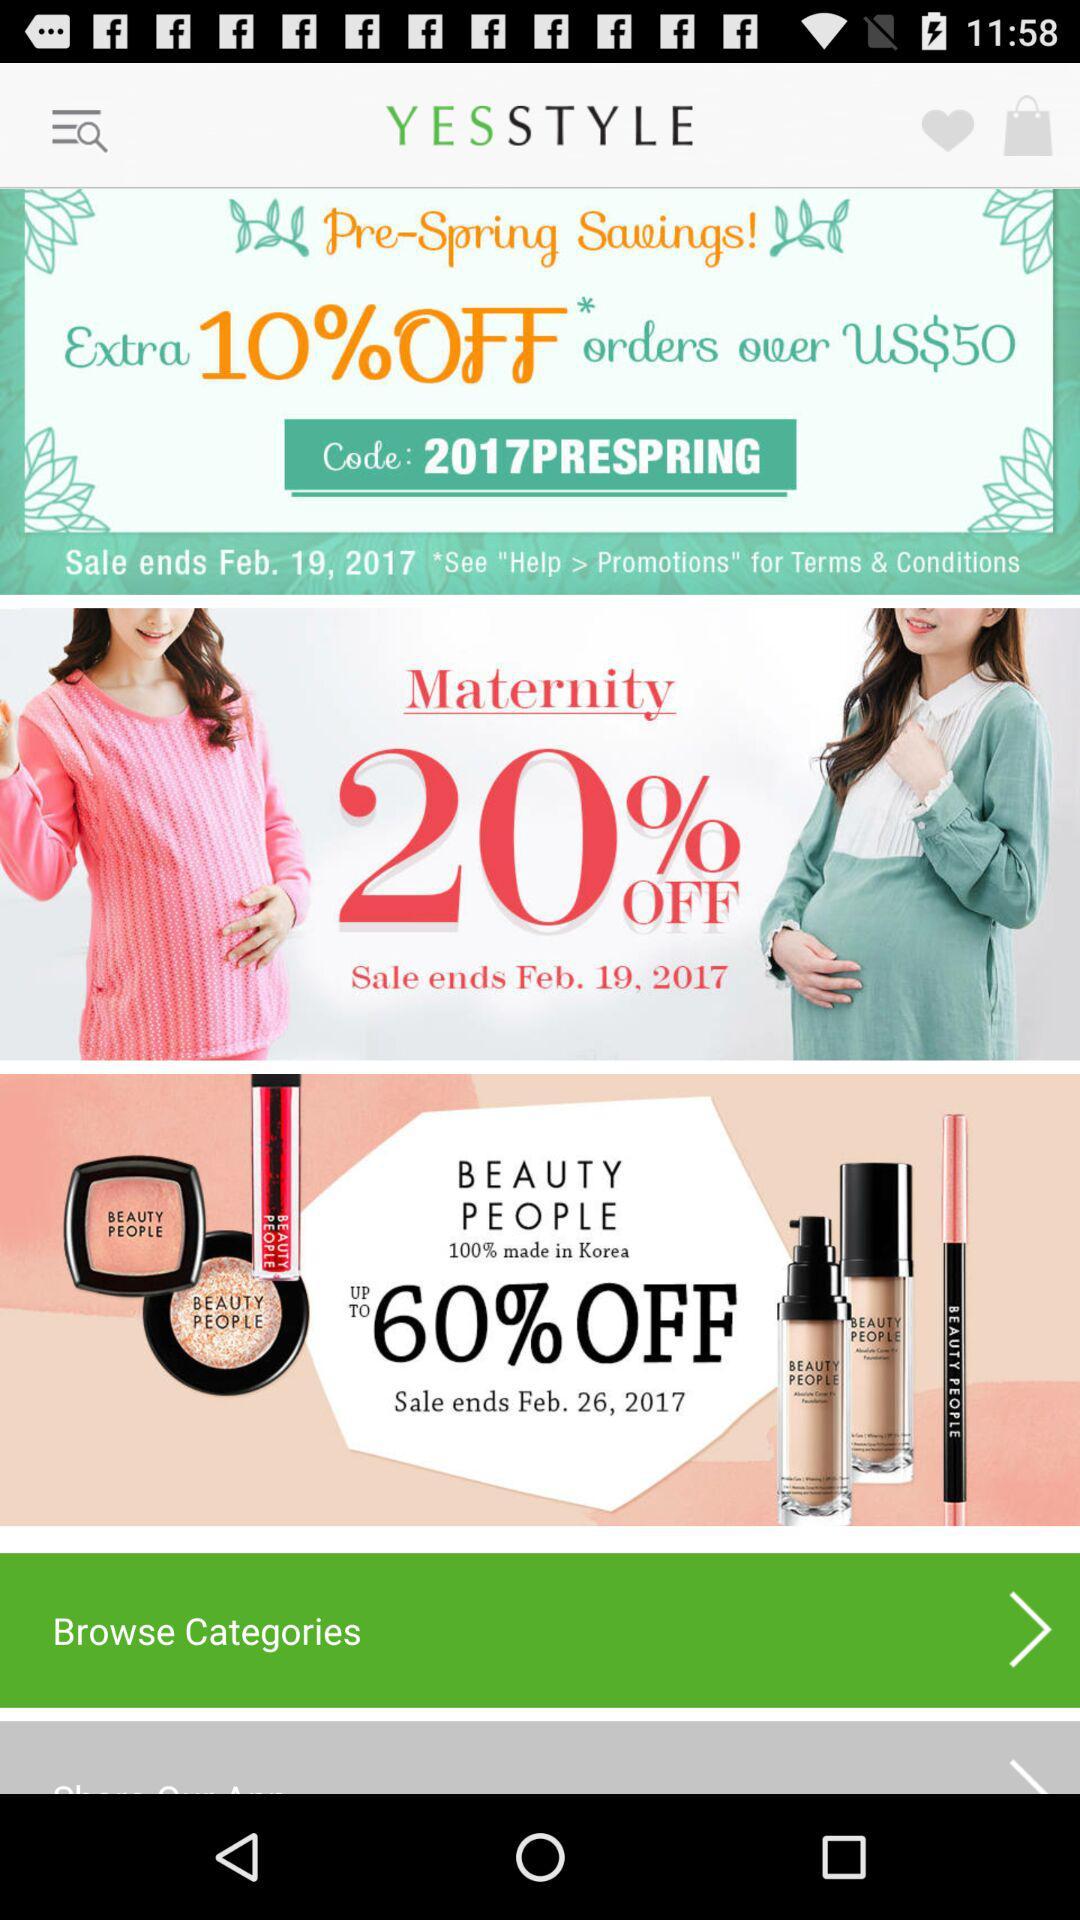 Image resolution: width=1080 pixels, height=1920 pixels. What do you see at coordinates (1031, 1630) in the screenshot?
I see `item above the share our app` at bounding box center [1031, 1630].